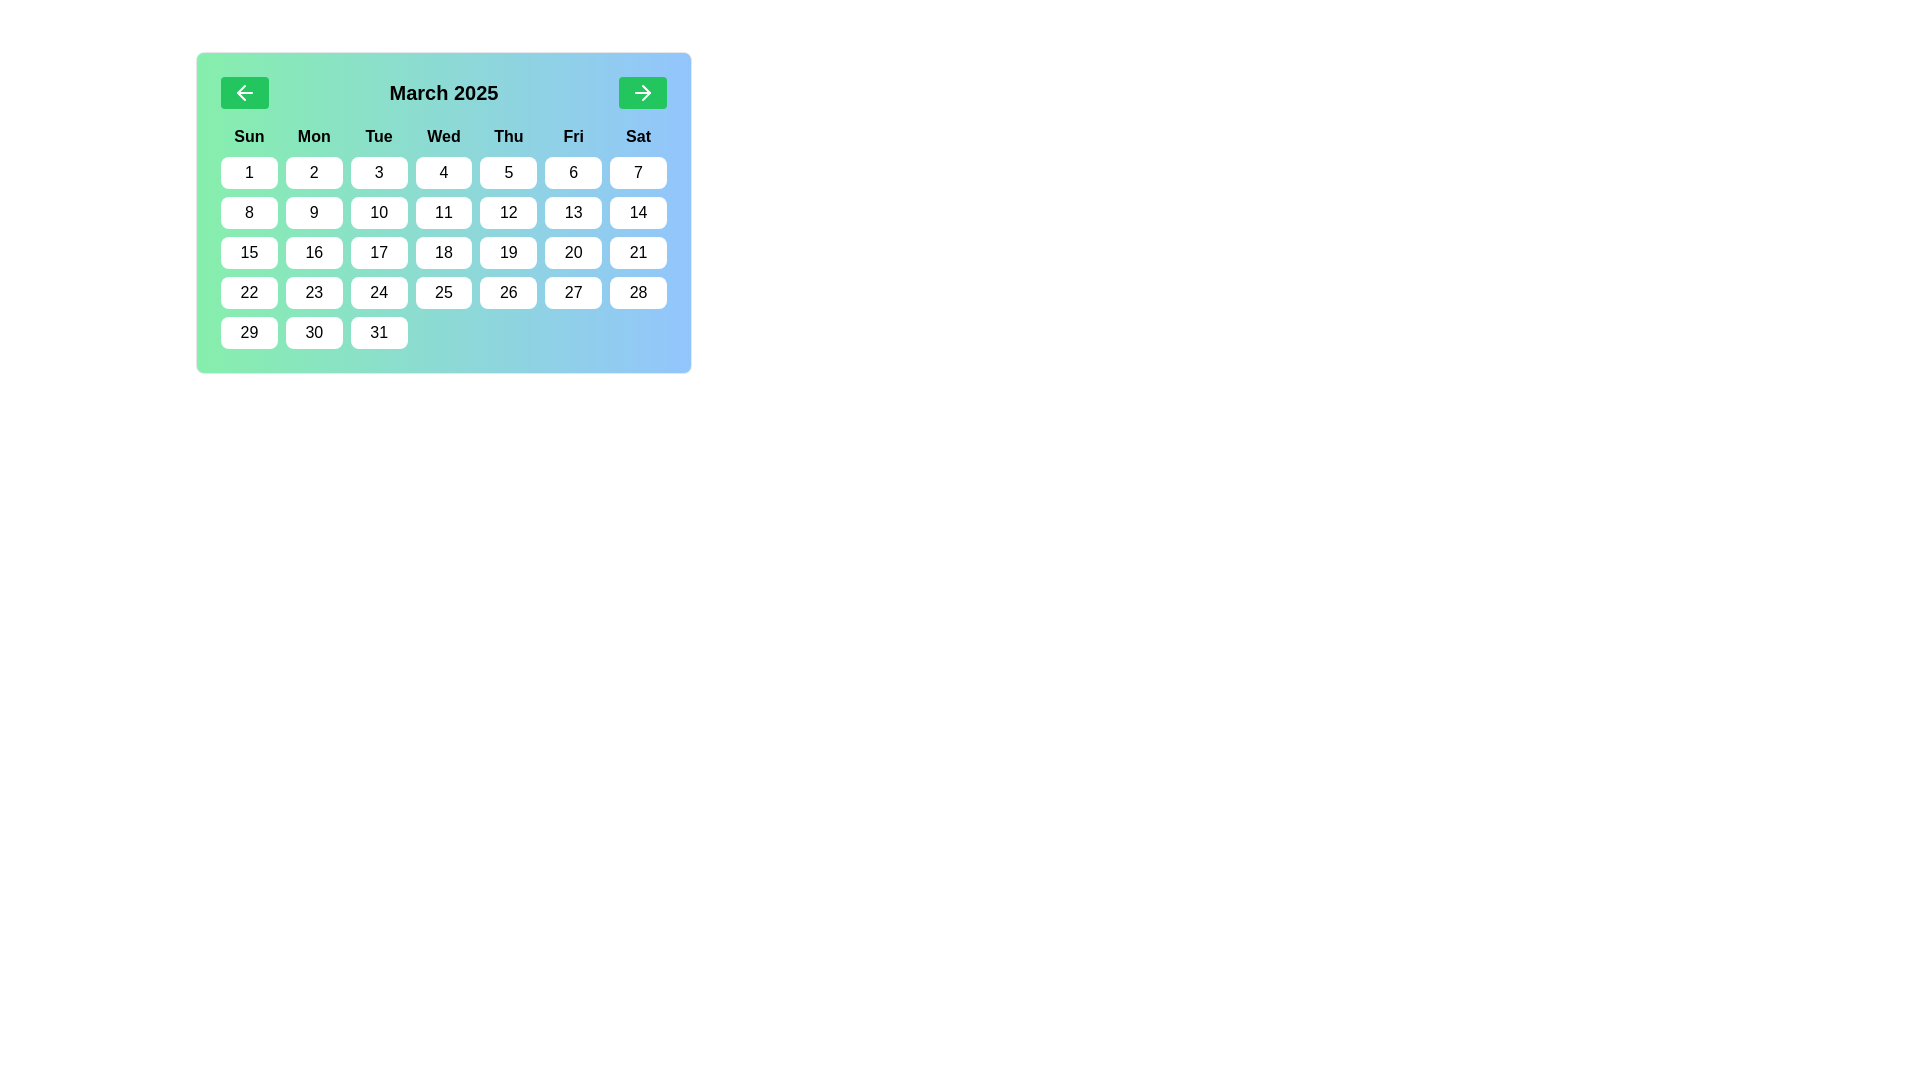  I want to click on the selectable button representing the day '14' in the calendar interface, so click(637, 212).